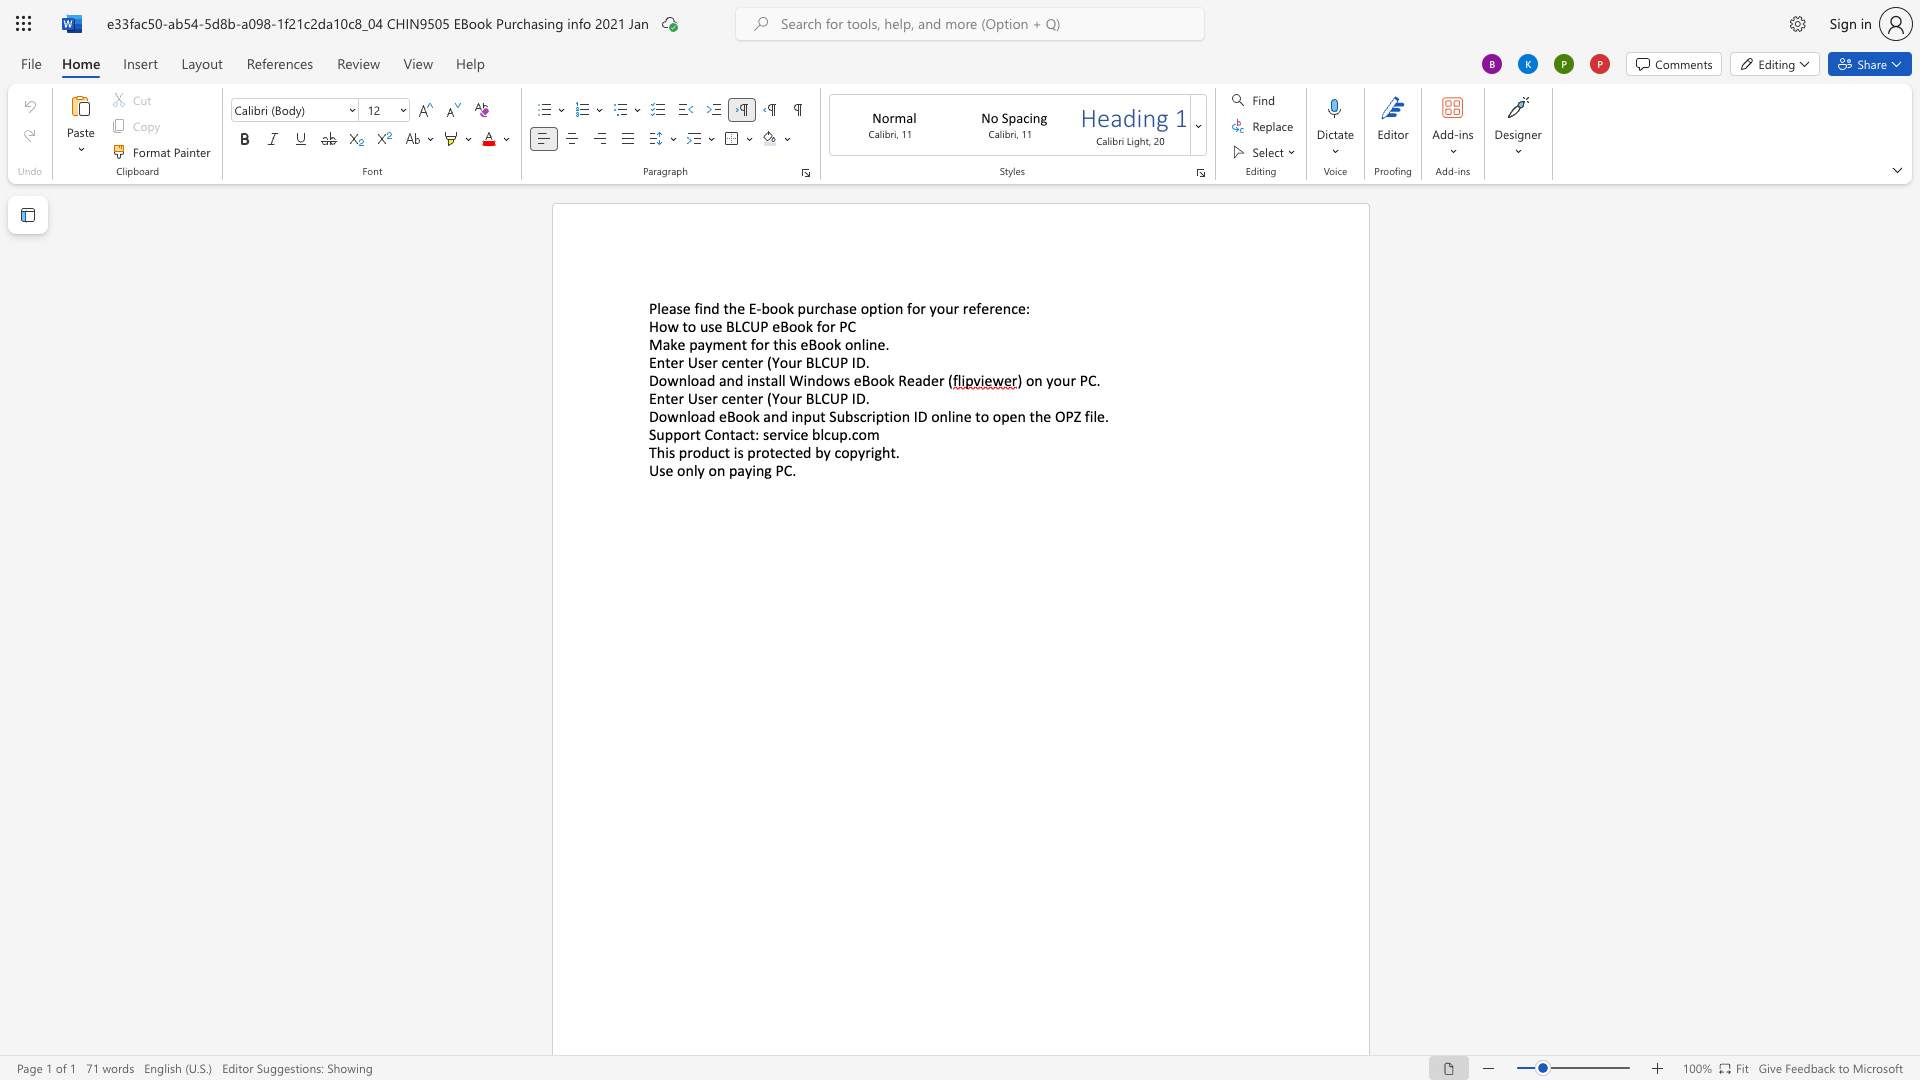 The image size is (1920, 1080). What do you see at coordinates (788, 380) in the screenshot?
I see `the subset text "Windows e" within the text "Download and install Windows eBook Reader ("` at bounding box center [788, 380].